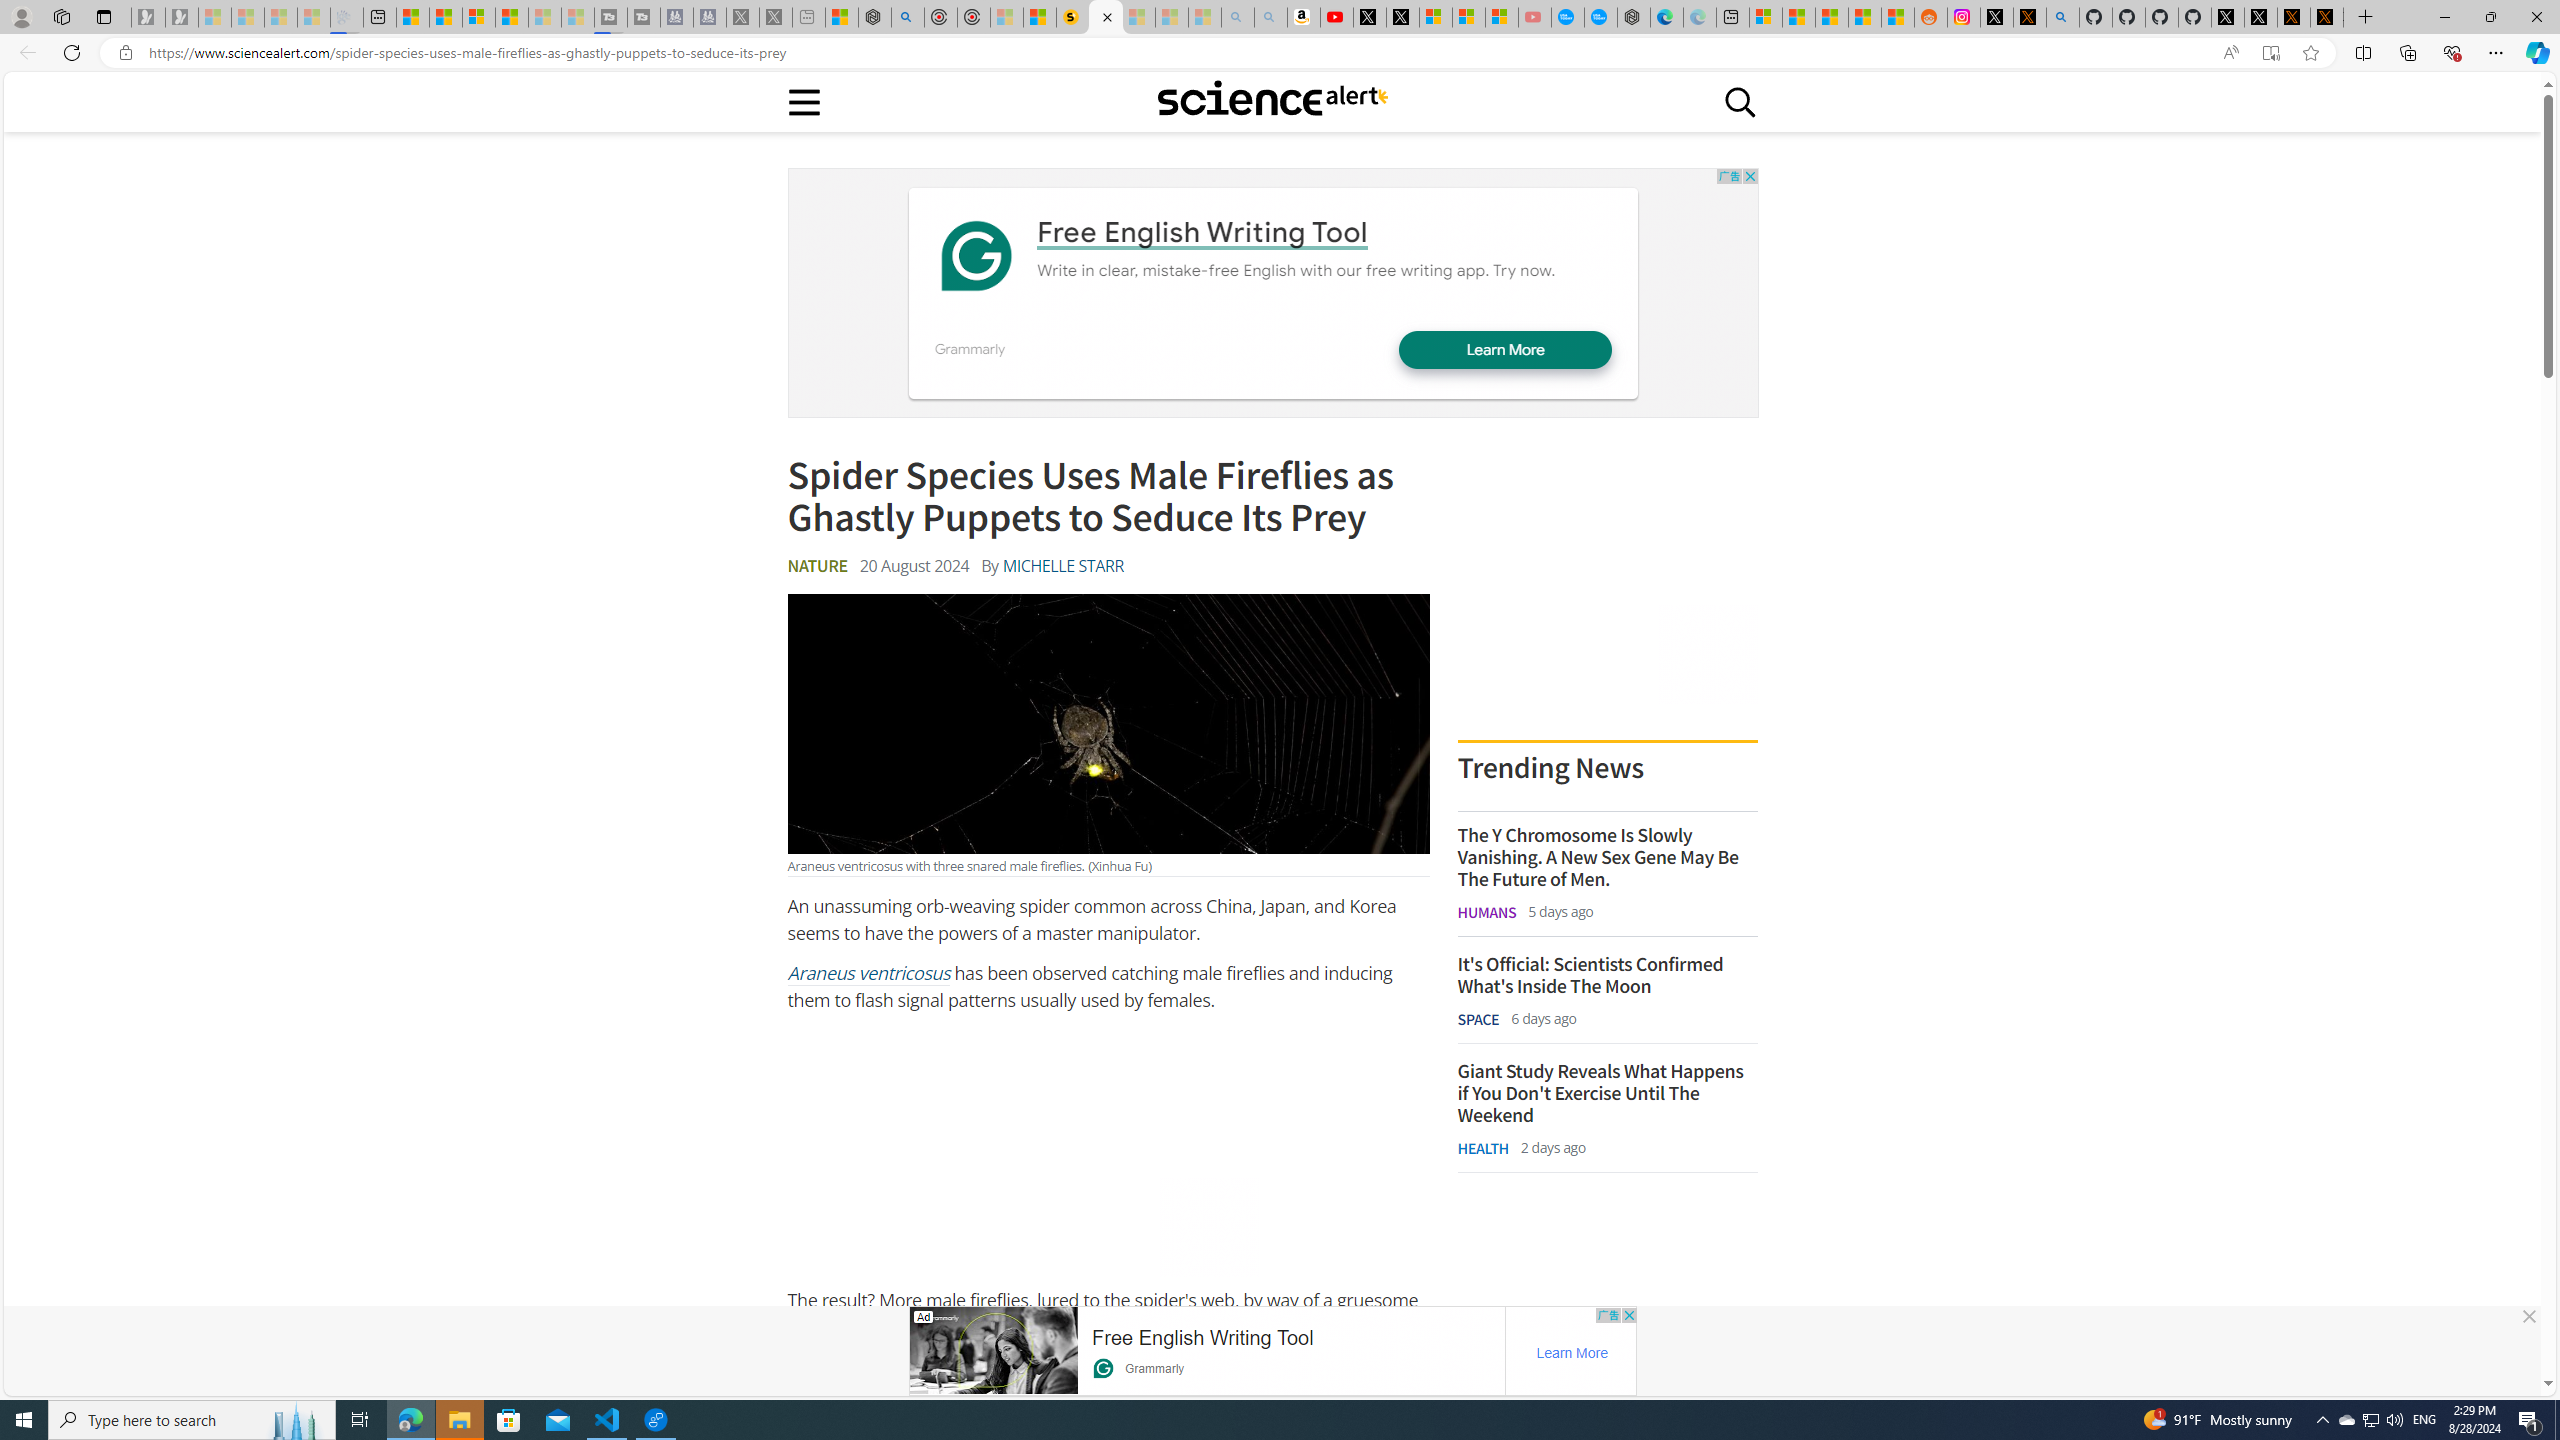 The image size is (2560, 1440). Describe the element at coordinates (1606, 973) in the screenshot. I see `'It'` at that location.